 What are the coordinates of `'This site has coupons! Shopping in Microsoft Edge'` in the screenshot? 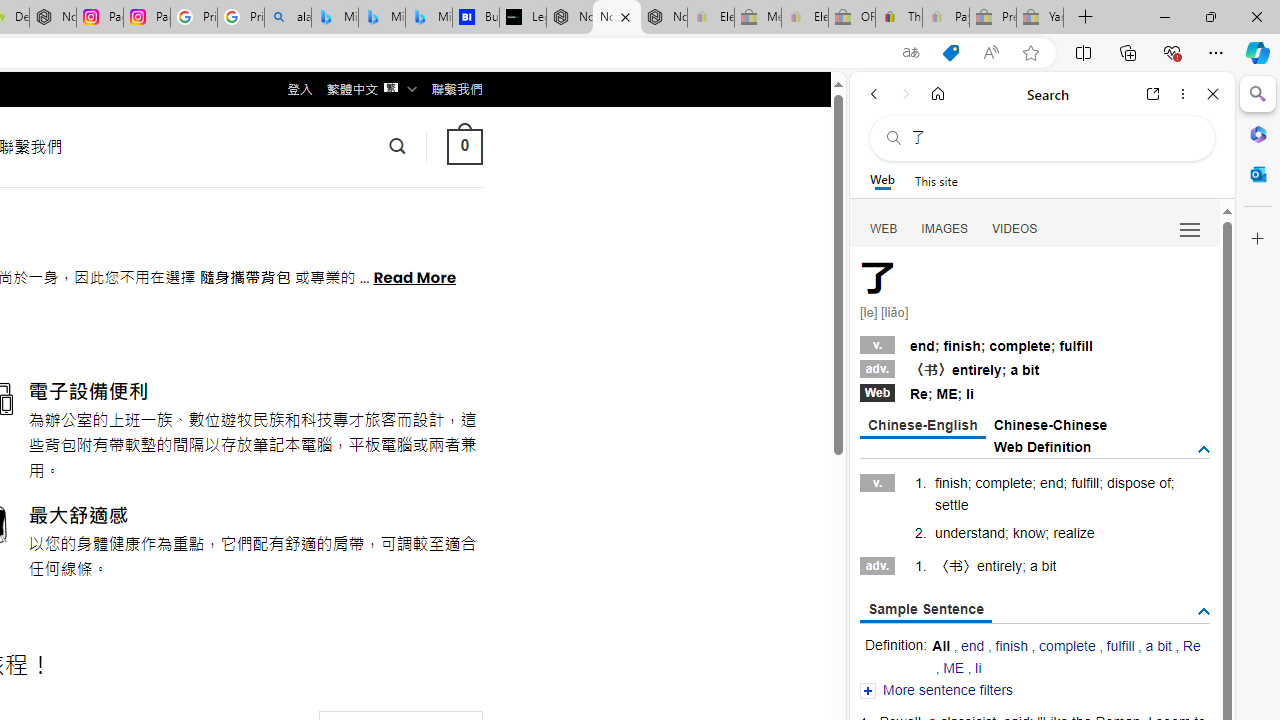 It's located at (950, 52).